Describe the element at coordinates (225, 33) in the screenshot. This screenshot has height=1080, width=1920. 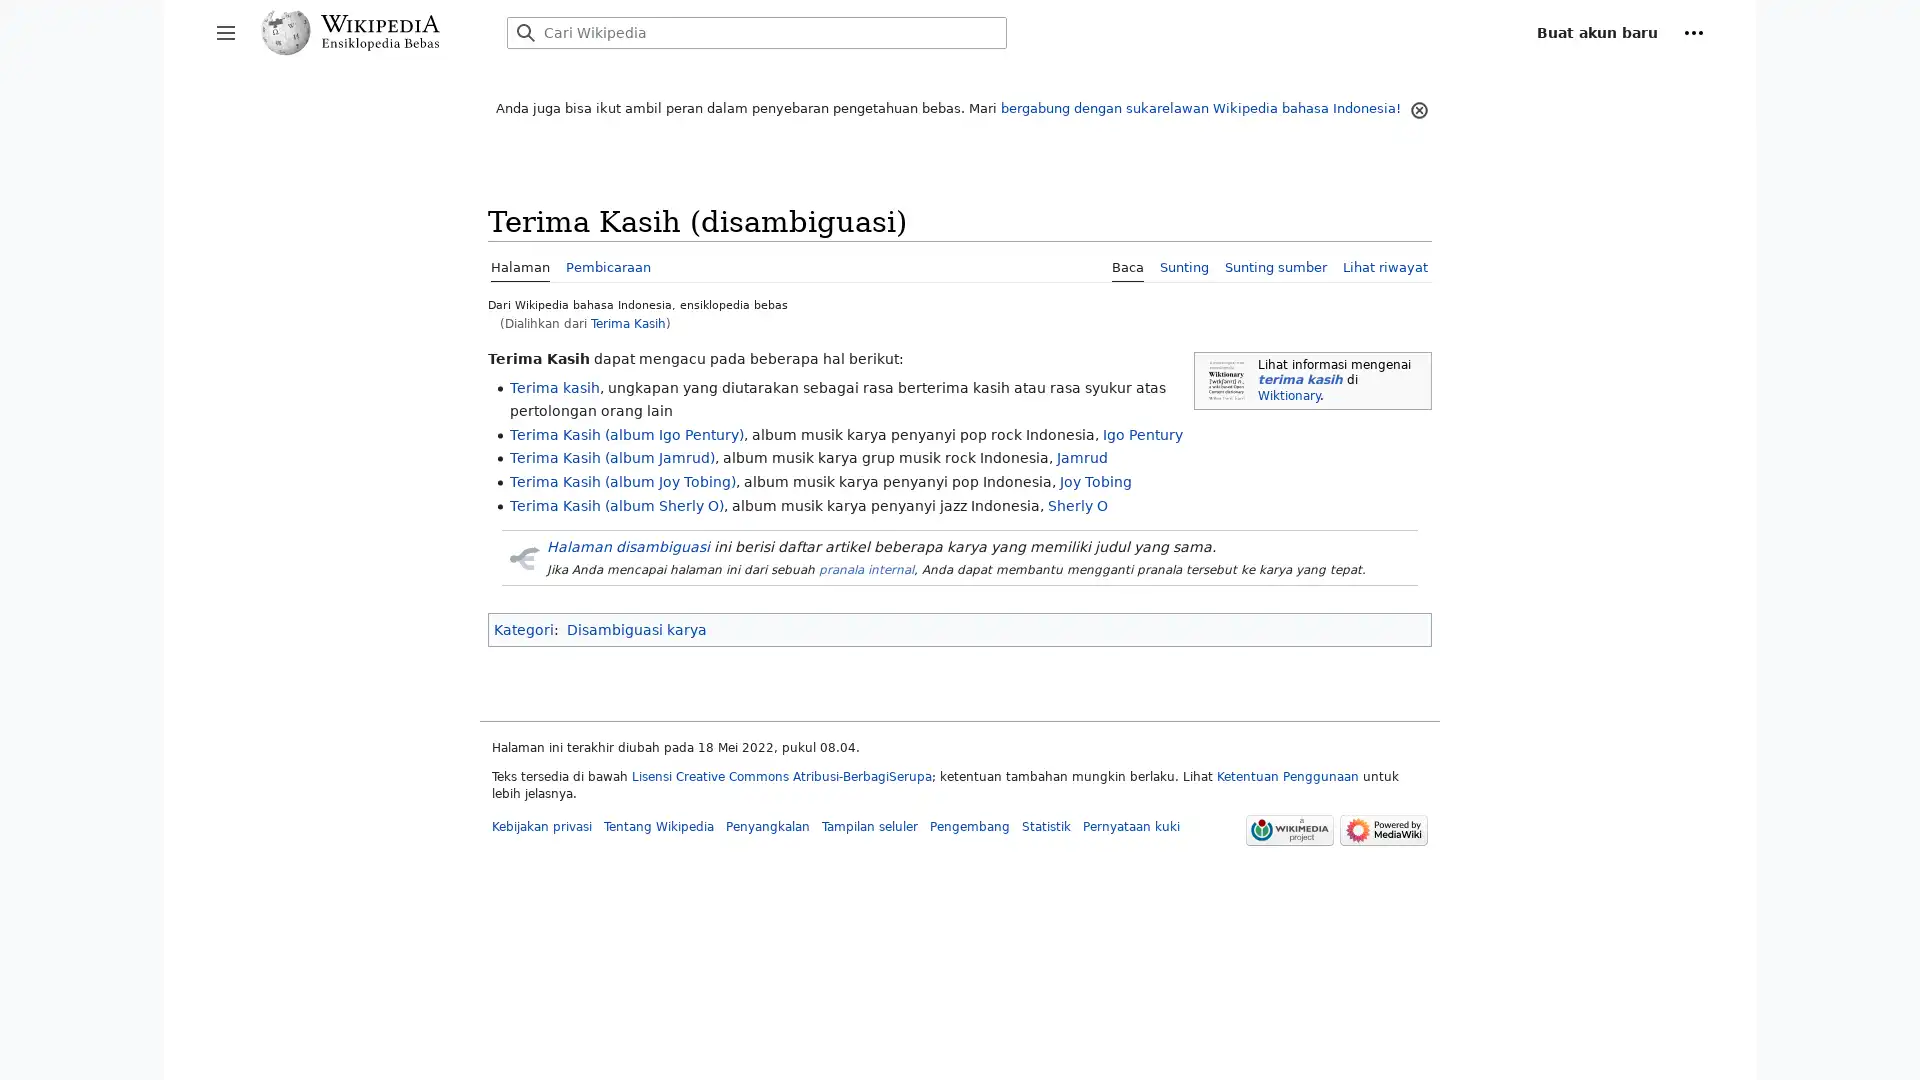
I see `Buka/tutup bilah samping` at that location.